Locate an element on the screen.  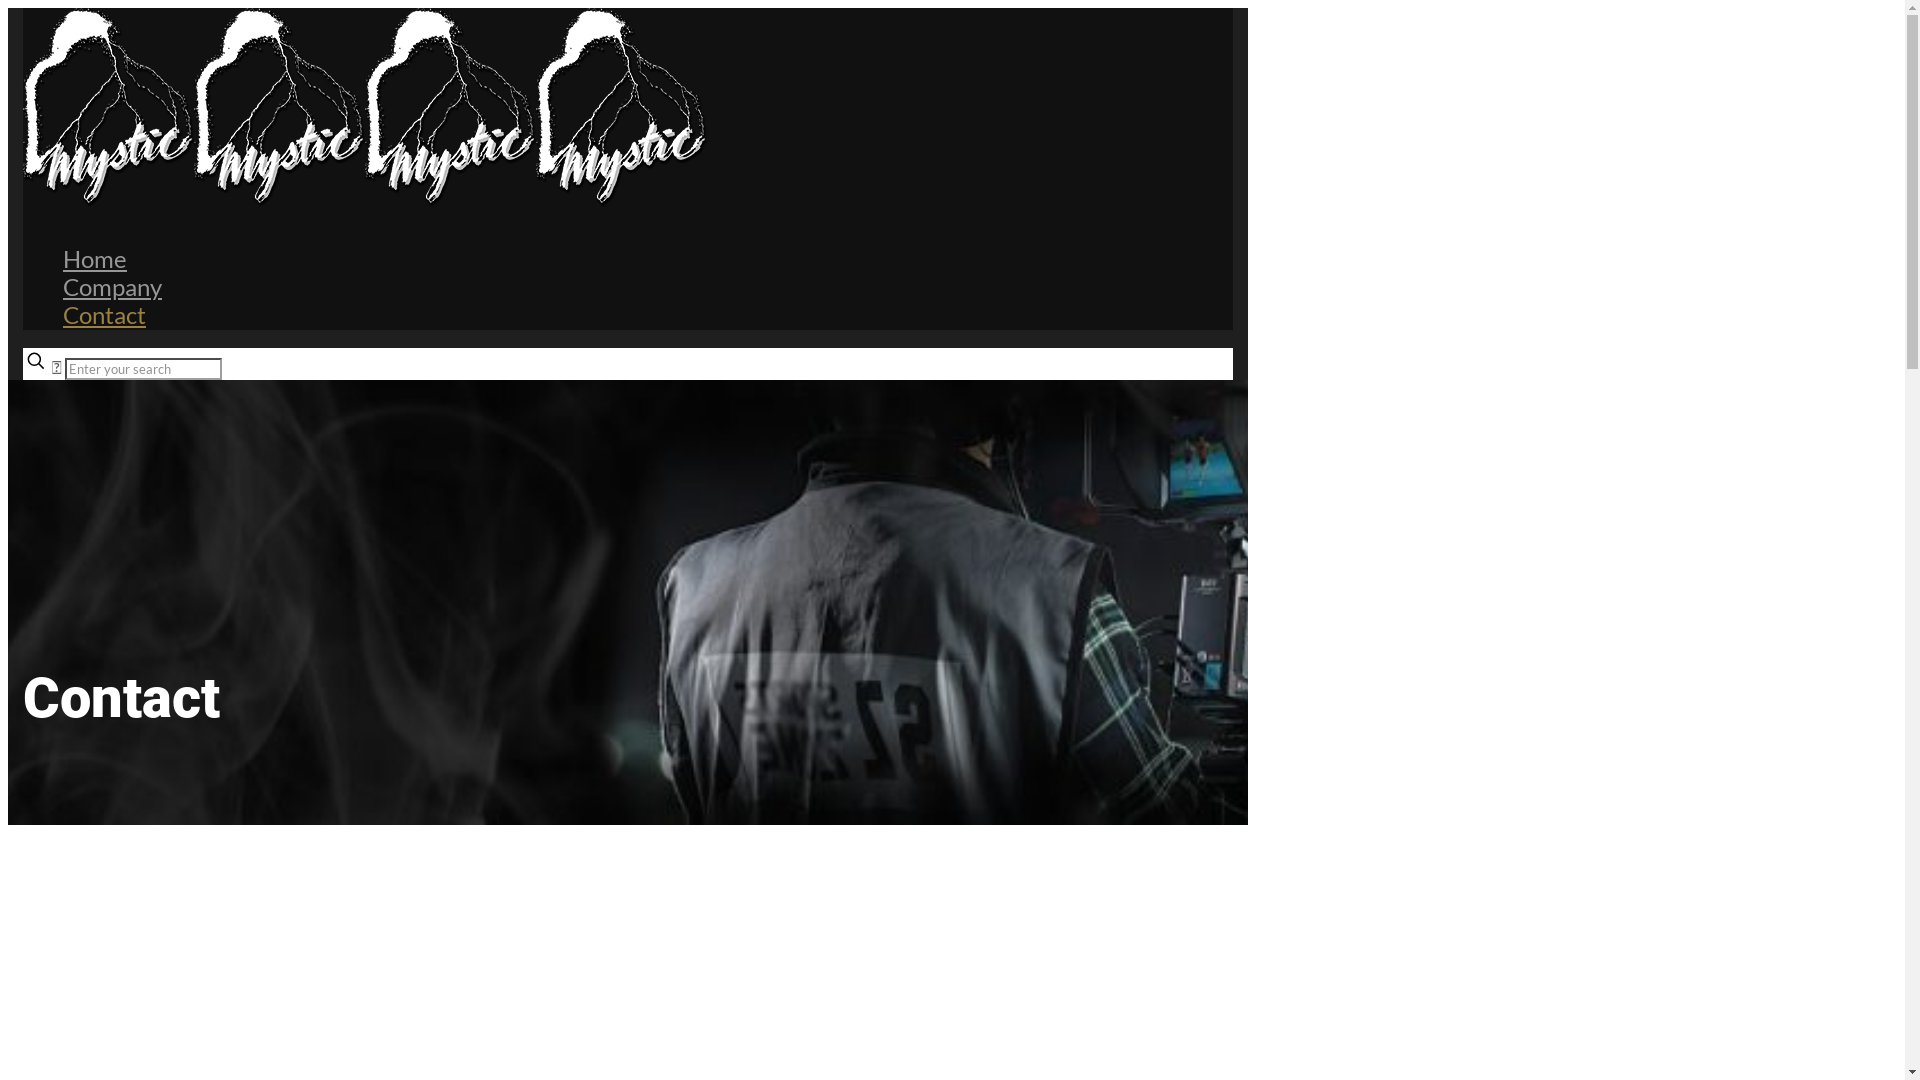
'Home' is located at coordinates (62, 257).